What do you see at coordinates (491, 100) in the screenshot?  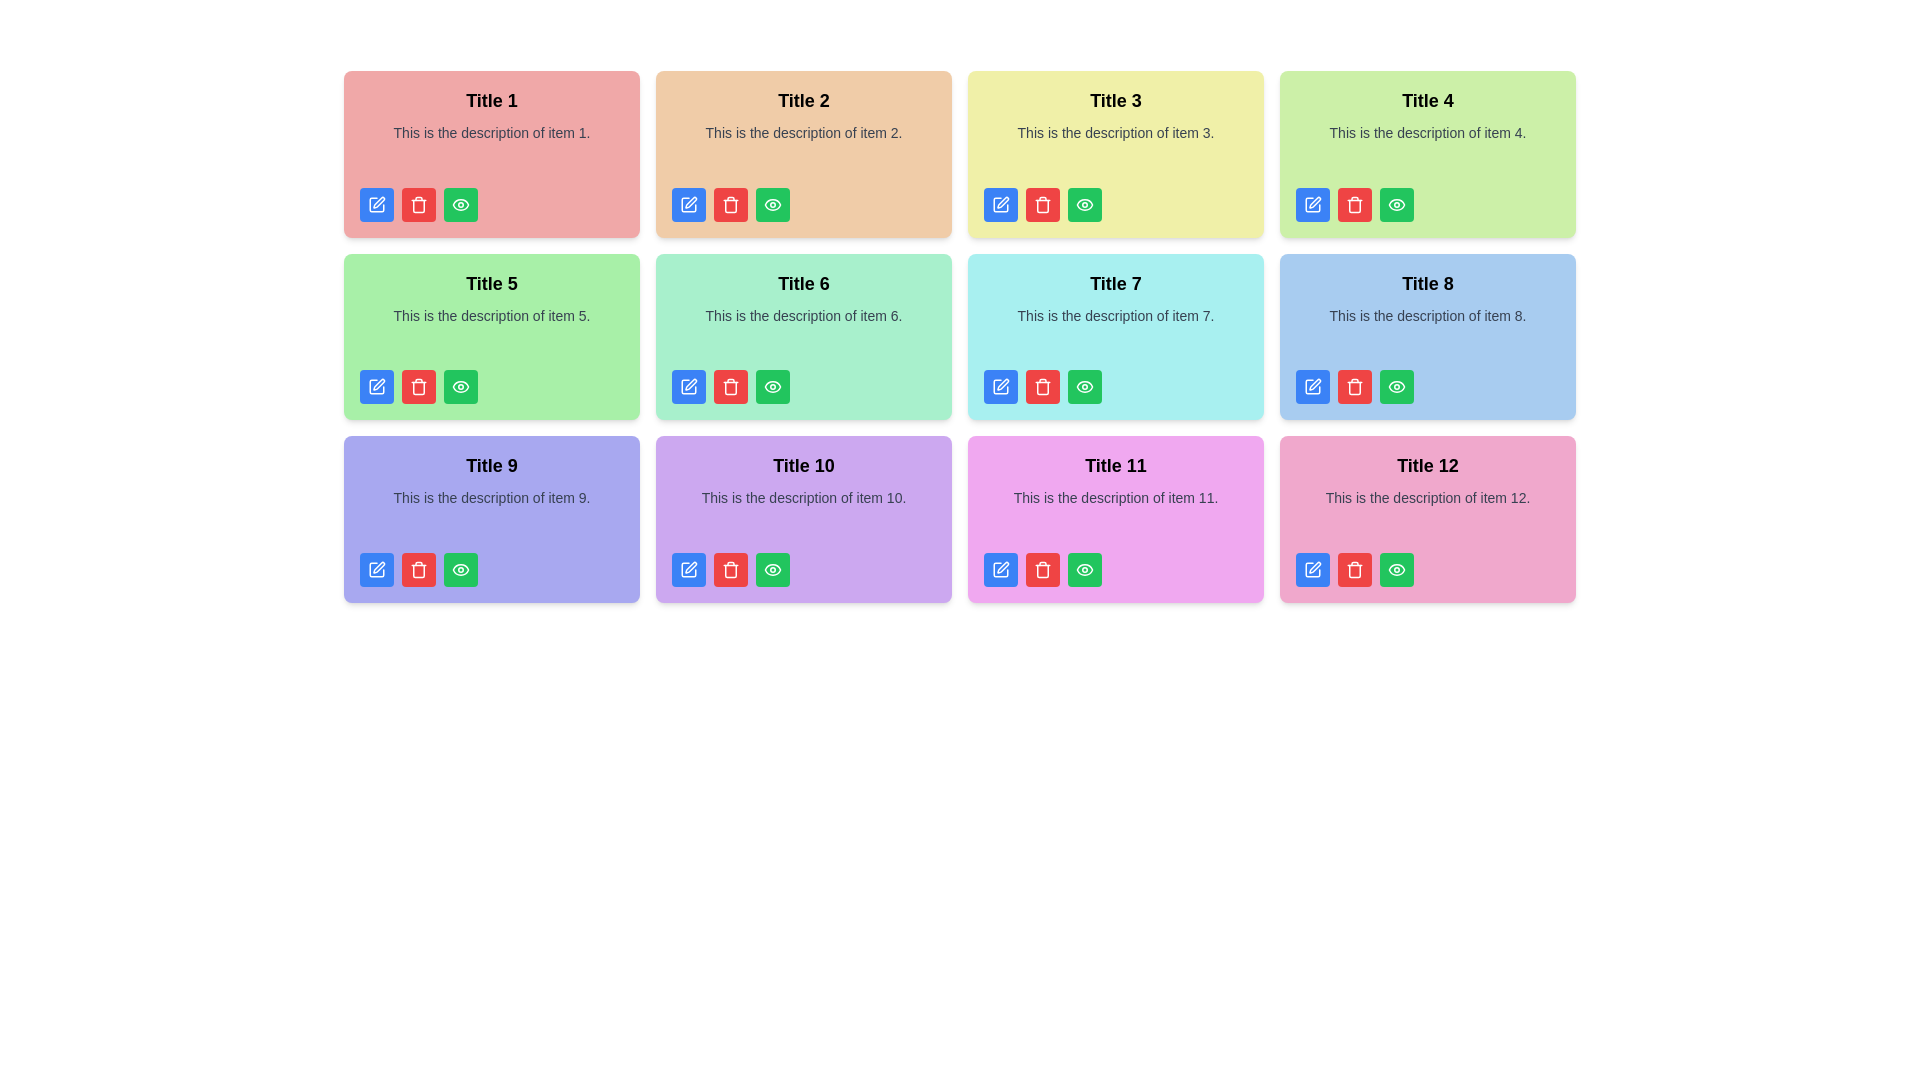 I see `text of the bold, black-text heading 'Title 1' located at the top of the upper-left card in a 4x3 grid layout` at bounding box center [491, 100].